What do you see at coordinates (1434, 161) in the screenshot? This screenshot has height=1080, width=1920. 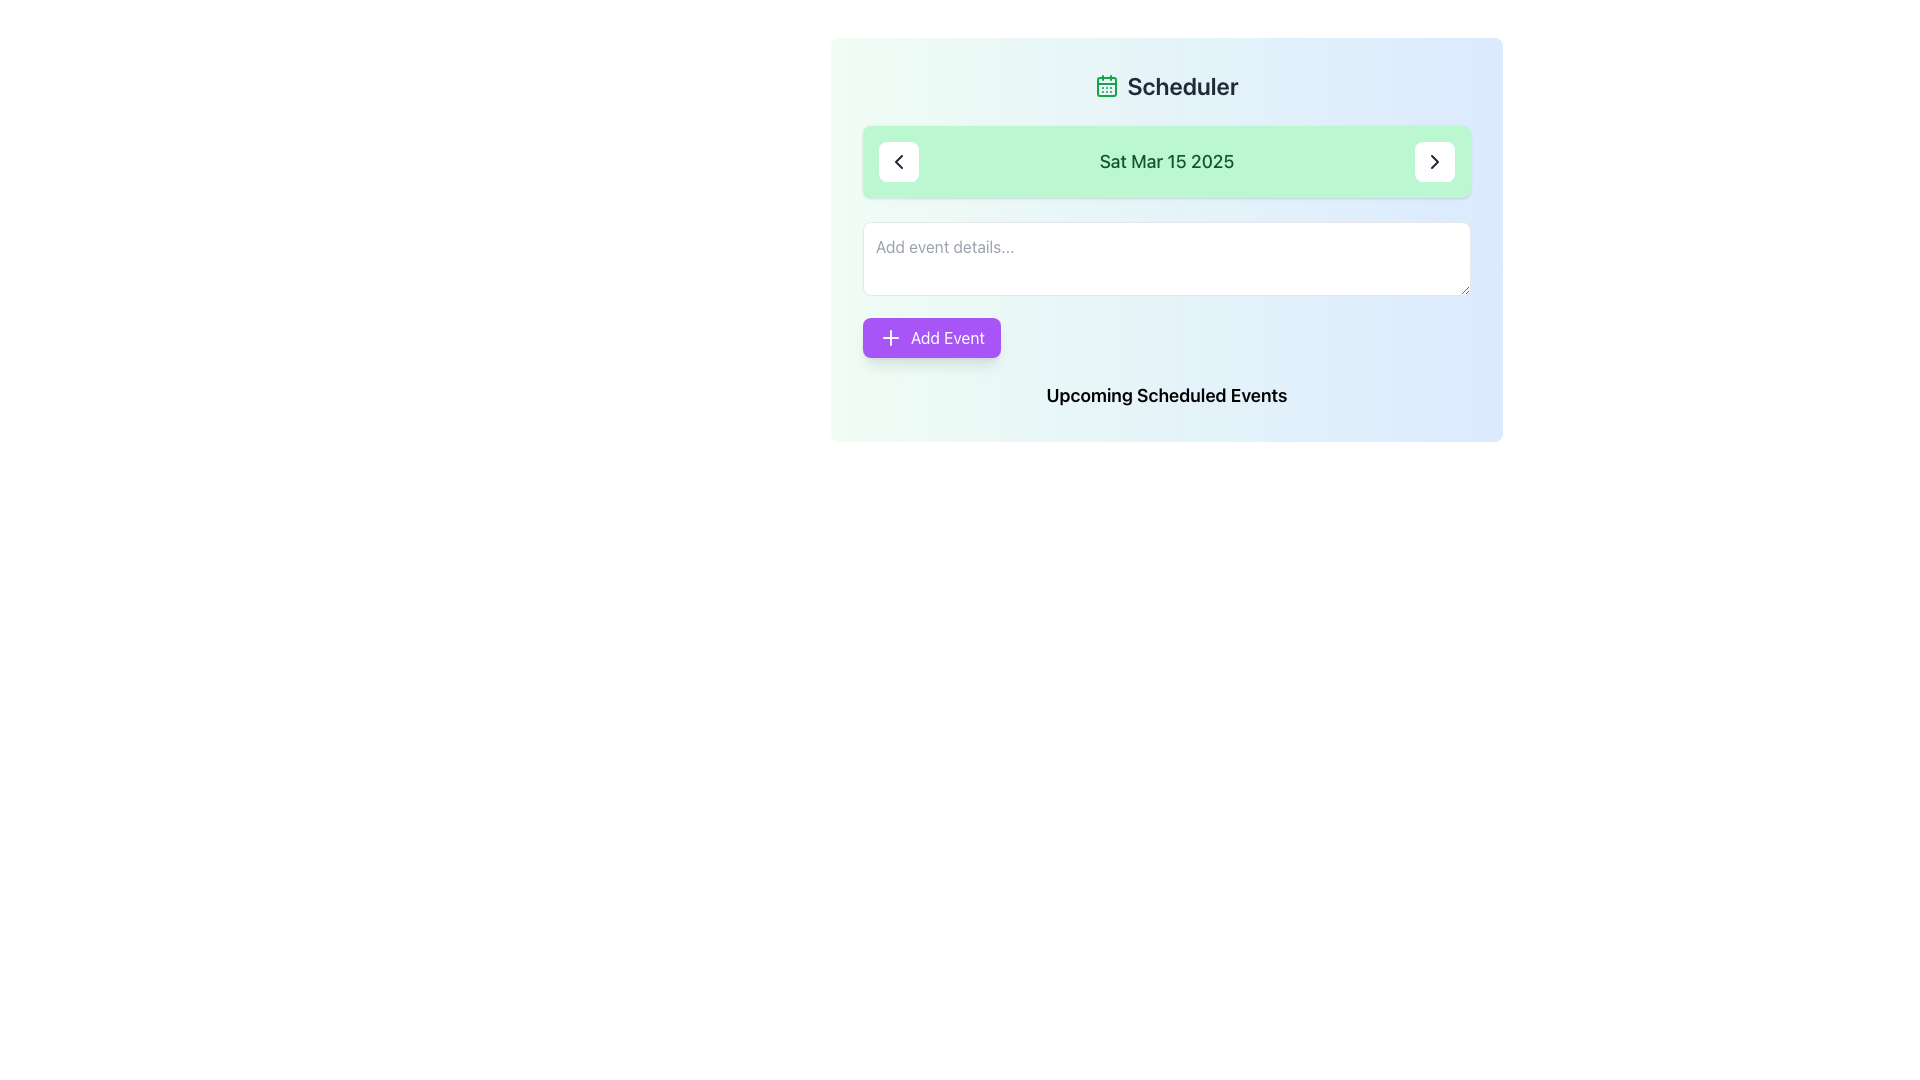 I see `the forward navigation SVG icon located inside the button on the right side of the scheduler's date display section` at bounding box center [1434, 161].